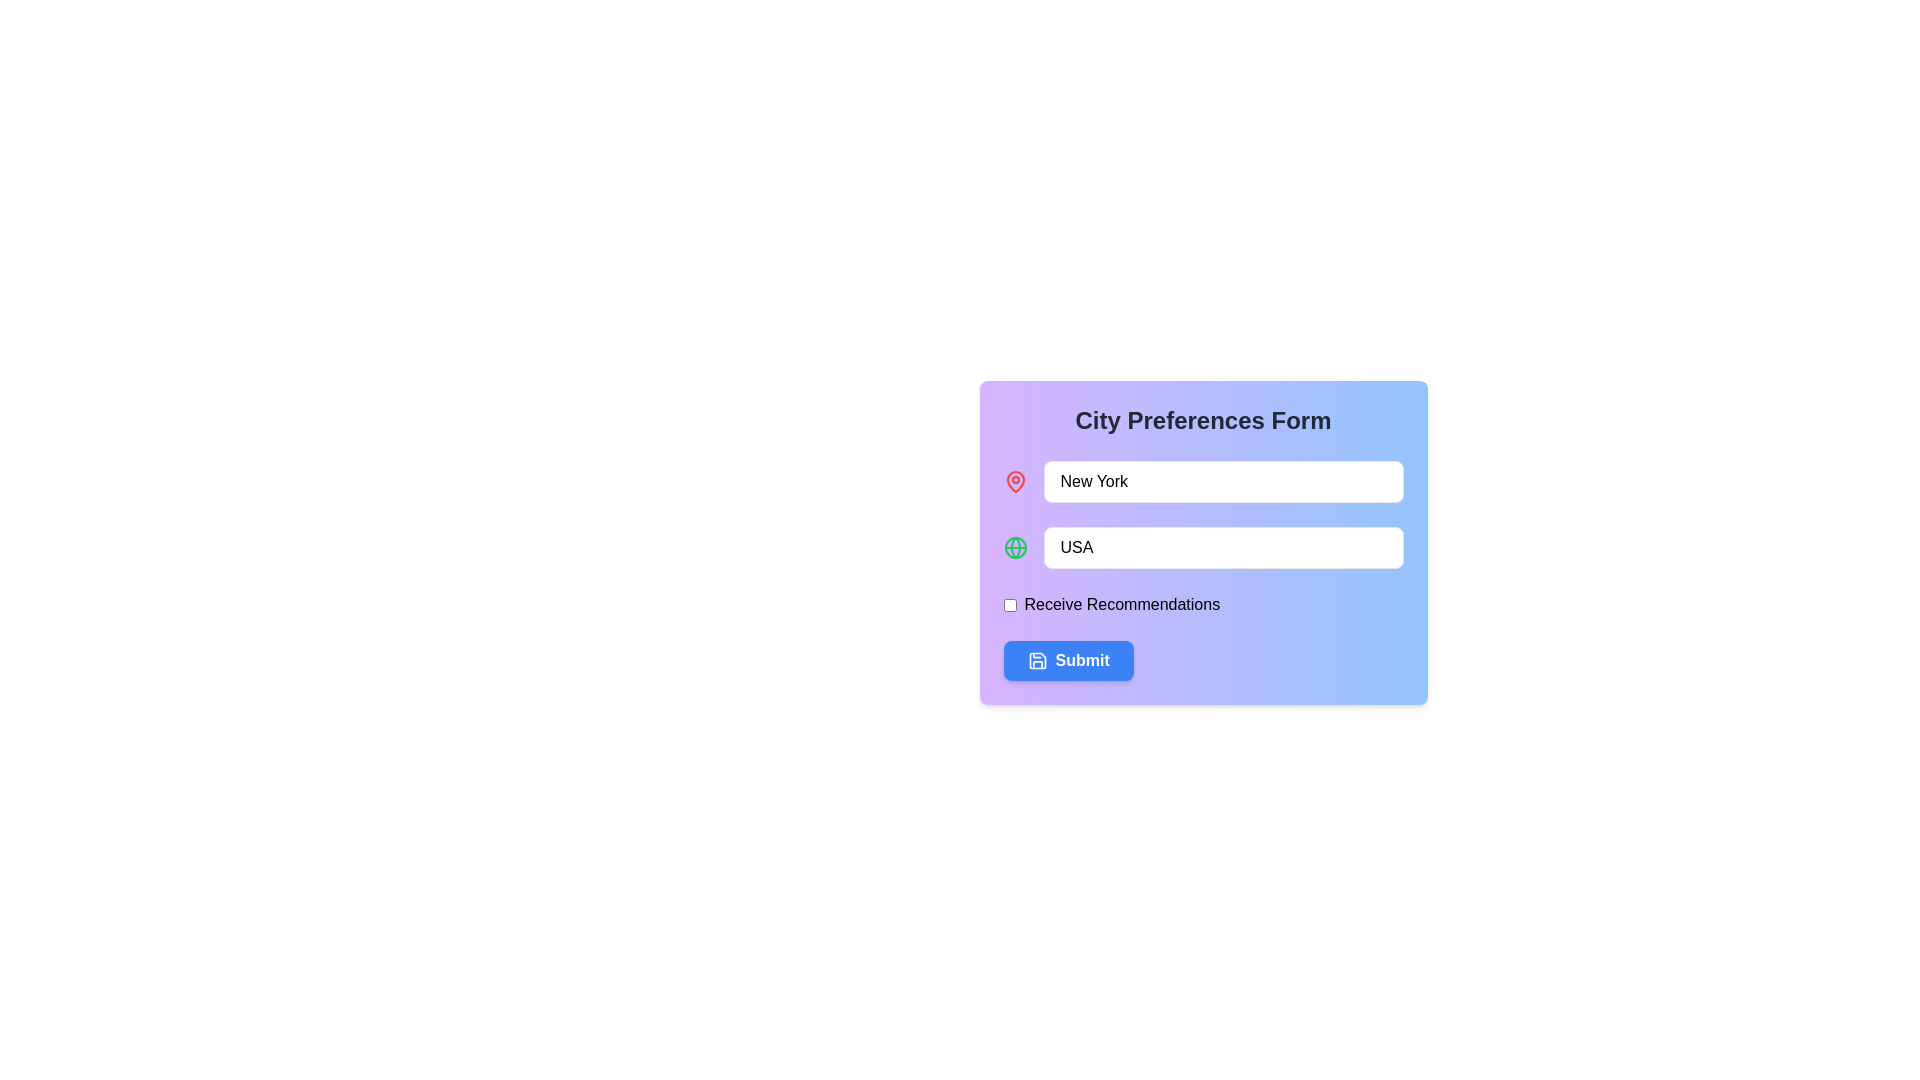  Describe the element at coordinates (1015, 547) in the screenshot. I see `the primary circular outline of the globe icon located to the left of the text field labeled 'USA'` at that location.